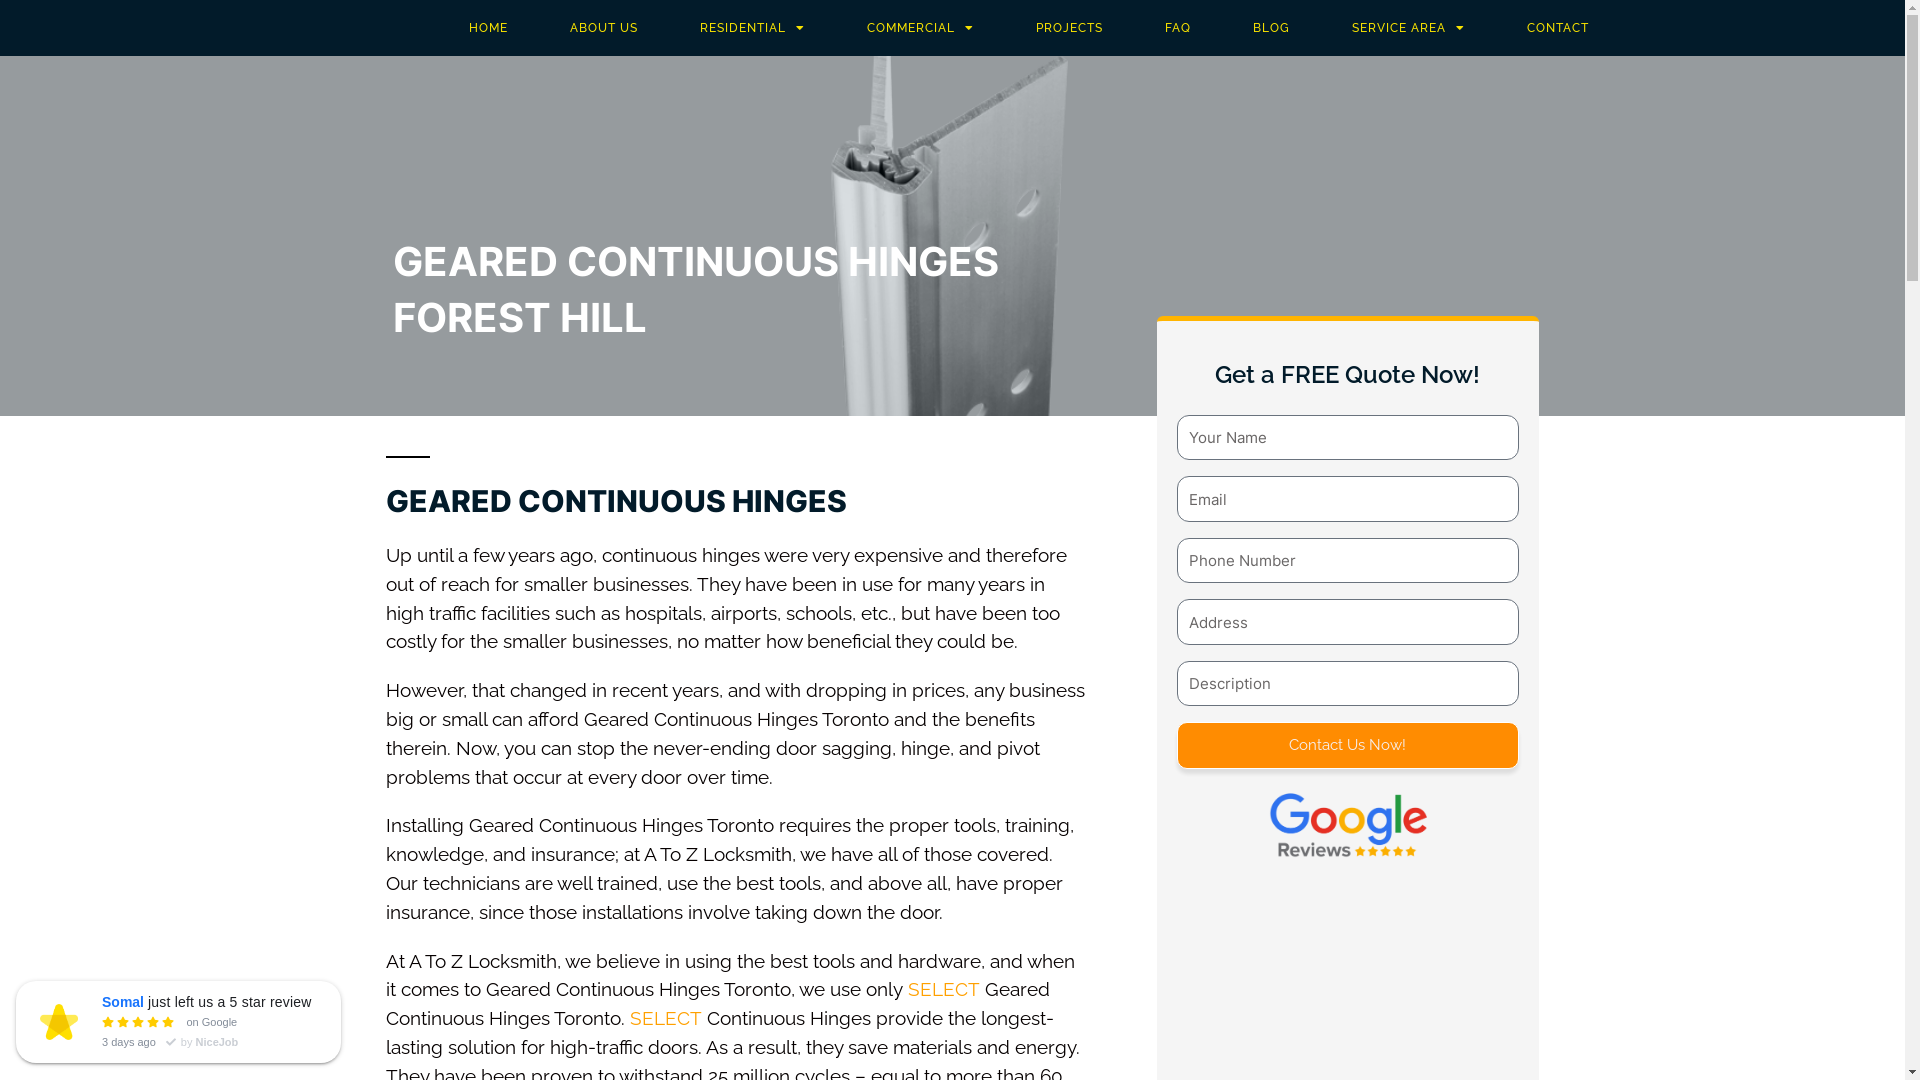 The image size is (1920, 1080). I want to click on 'COMMERCIAL', so click(919, 27).